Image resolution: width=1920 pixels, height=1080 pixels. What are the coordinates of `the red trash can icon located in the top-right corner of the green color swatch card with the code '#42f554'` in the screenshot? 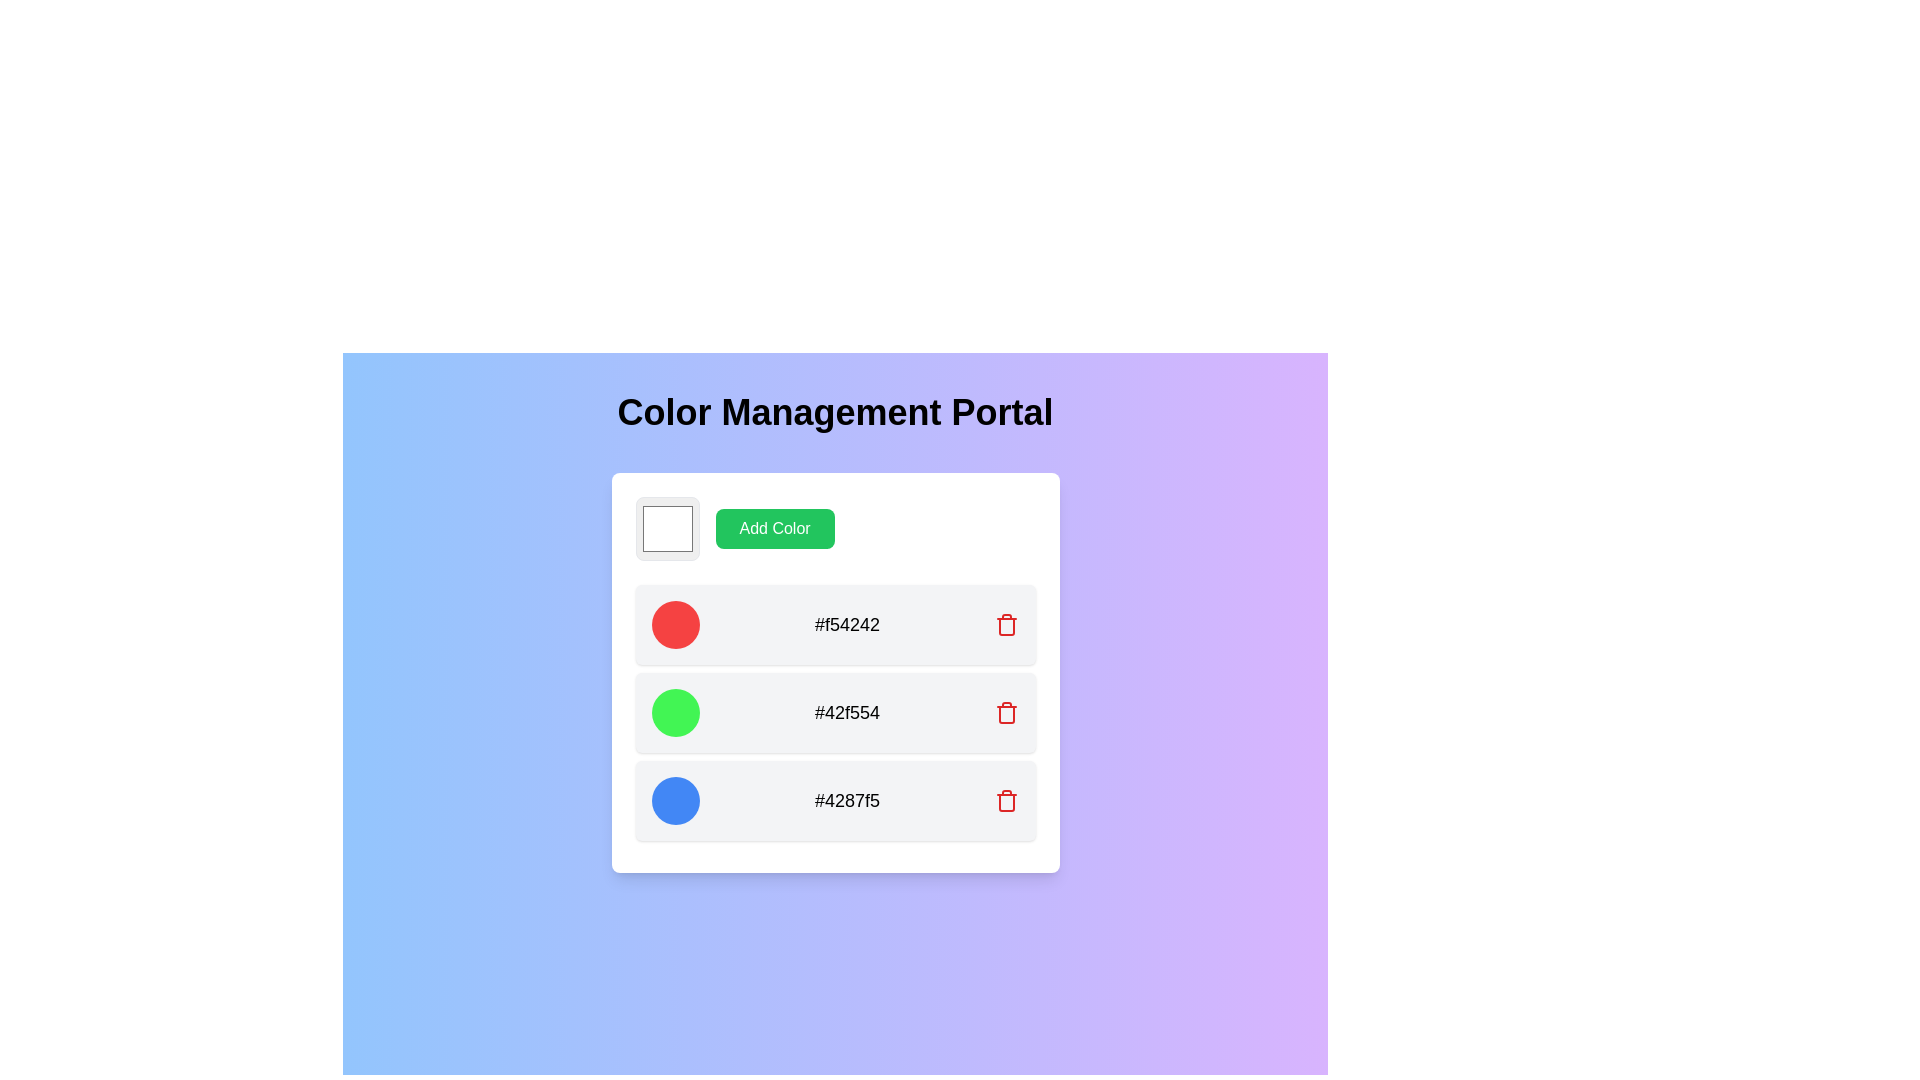 It's located at (1007, 712).